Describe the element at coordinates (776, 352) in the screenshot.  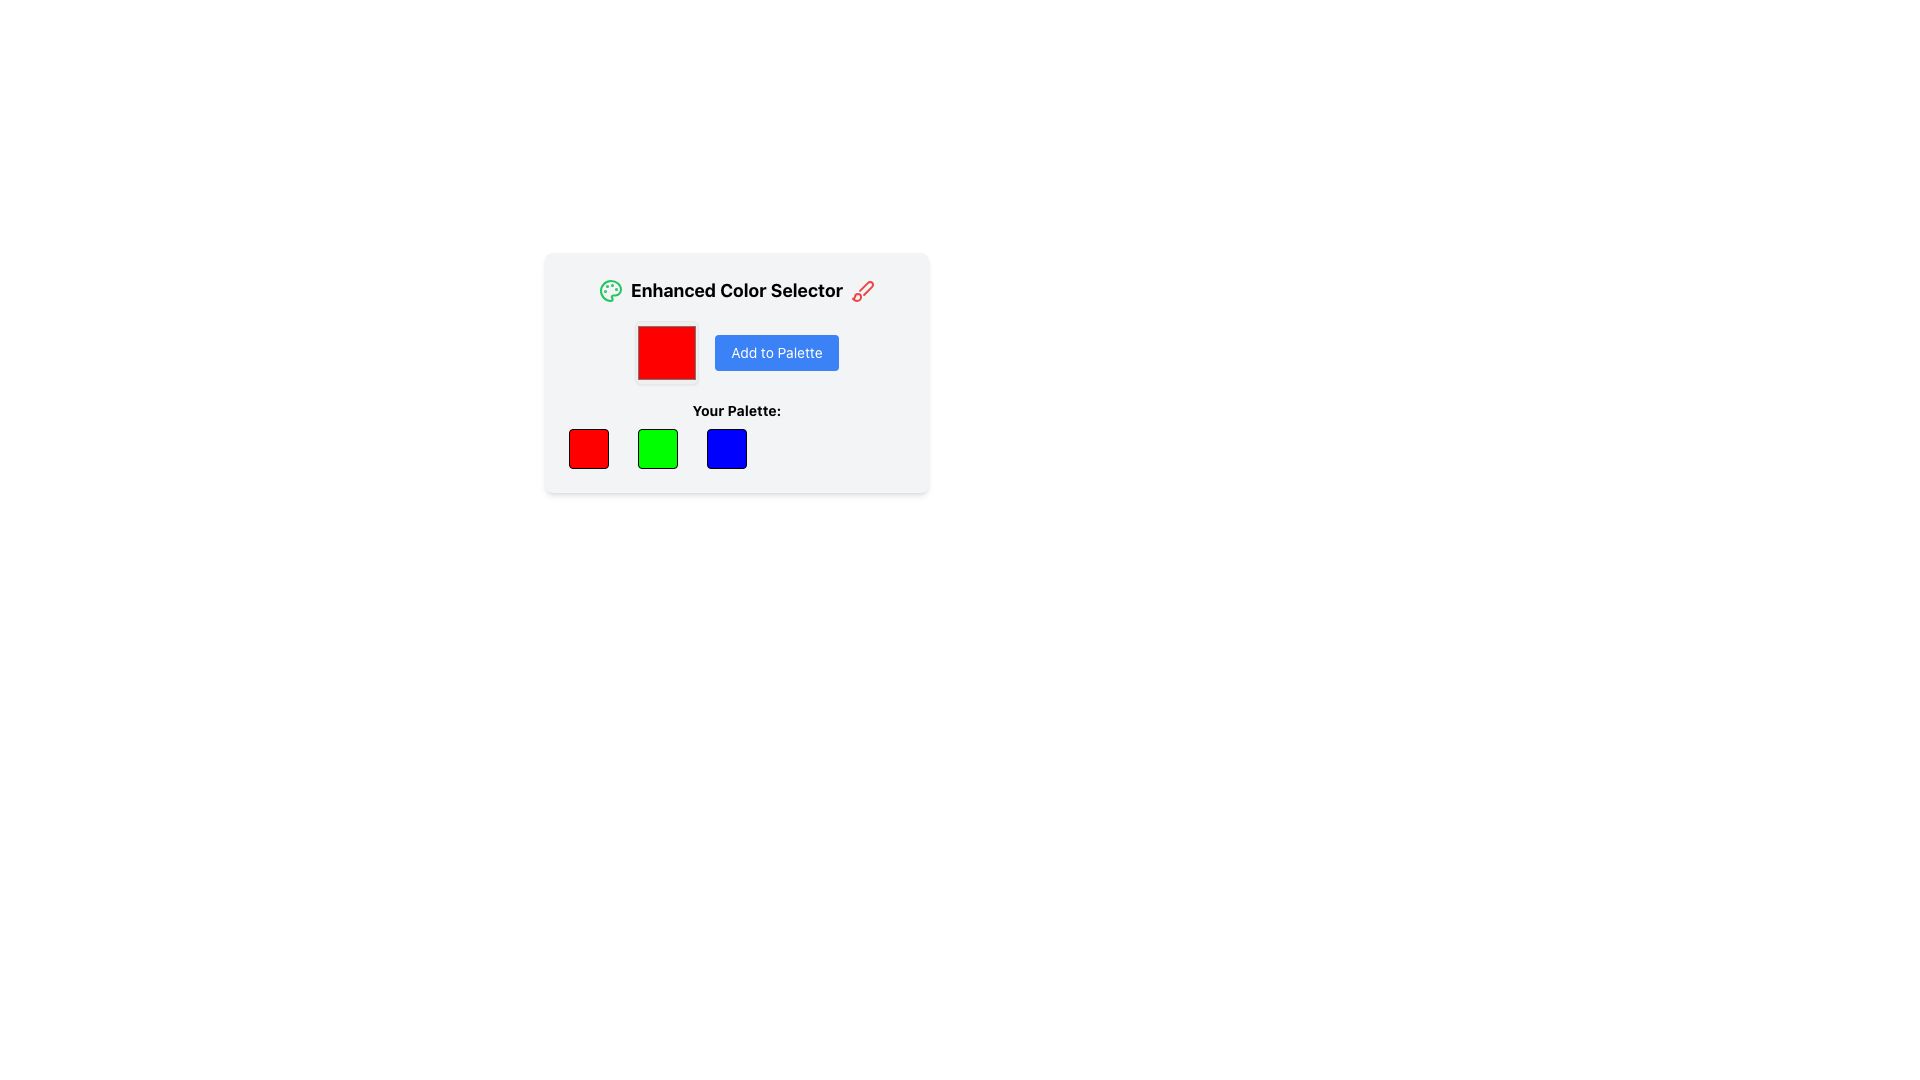
I see `the 'Add to Palette' button, which is a rectangular button with white text on a blue background, located in the middle-right portion of the 'Enhanced Color Selector' section` at that location.